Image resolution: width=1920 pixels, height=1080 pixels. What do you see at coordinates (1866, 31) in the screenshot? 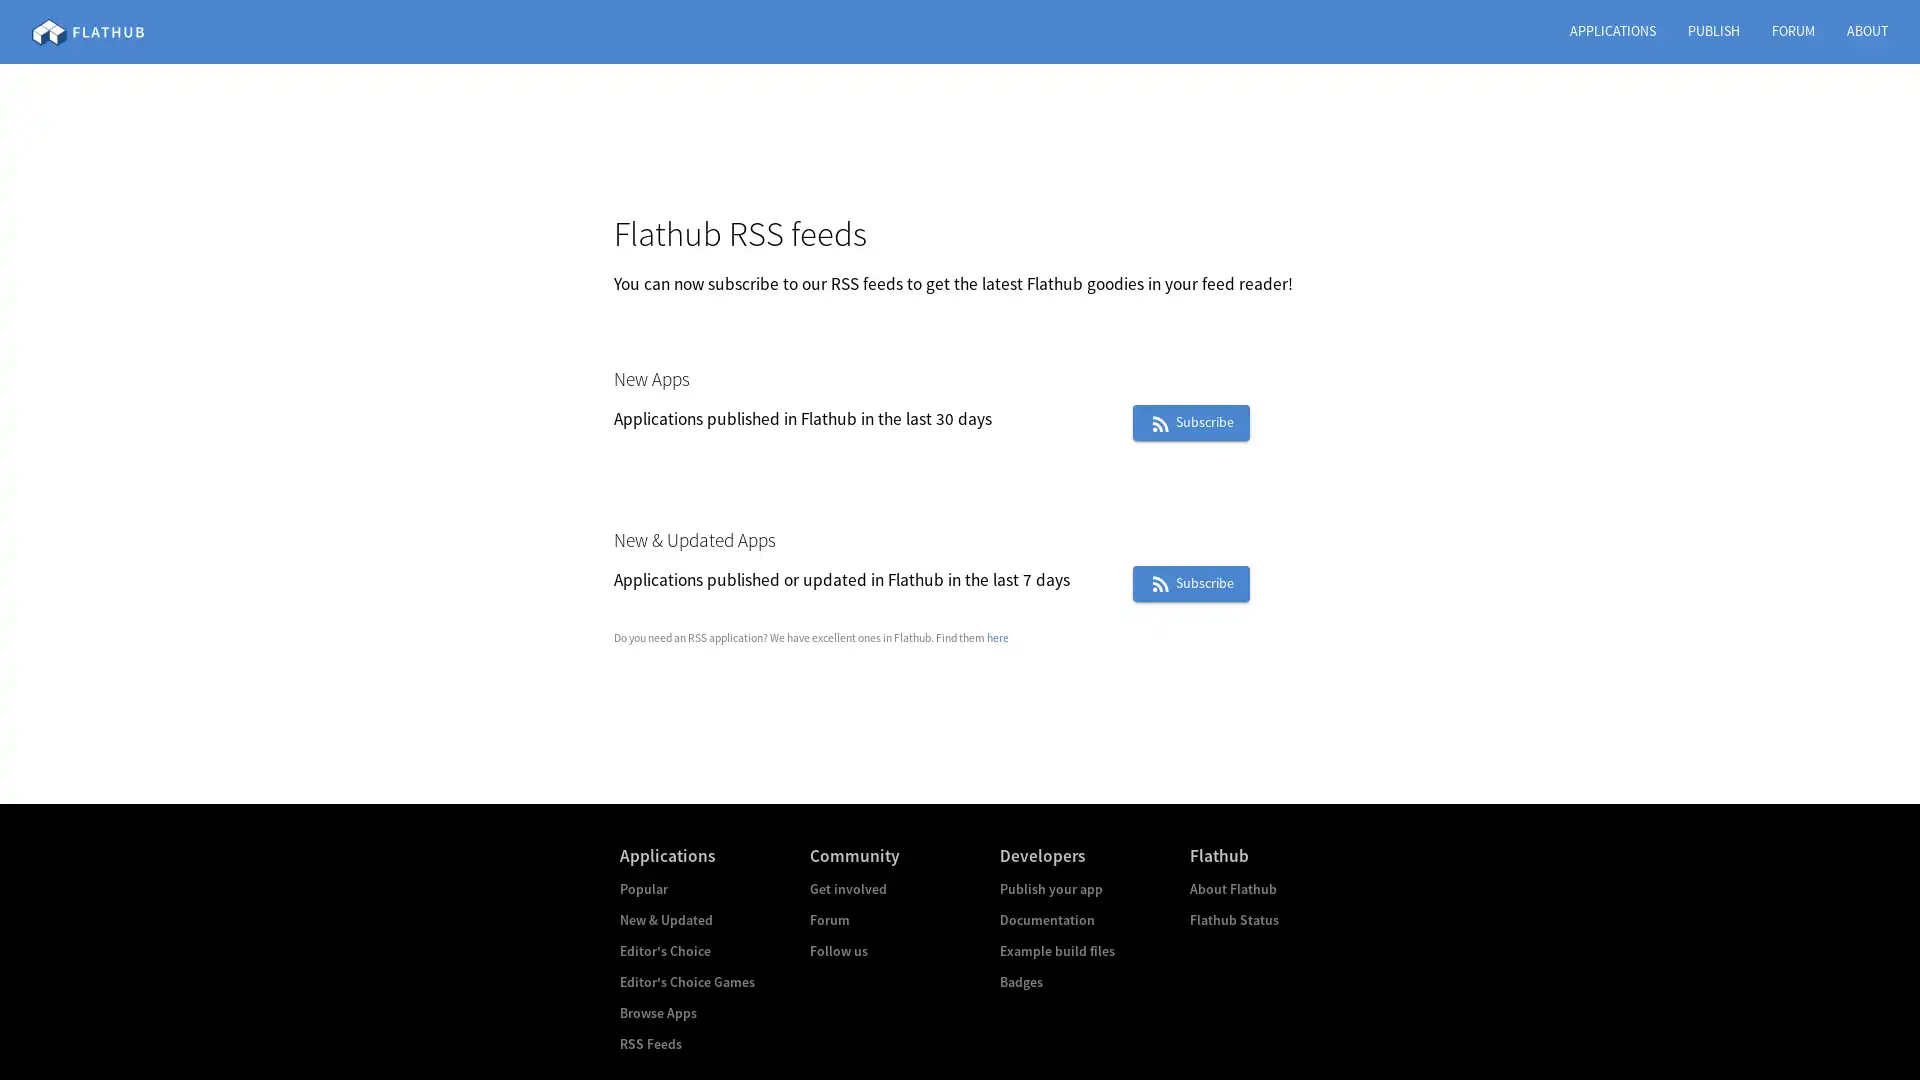
I see `ABOUT` at bounding box center [1866, 31].